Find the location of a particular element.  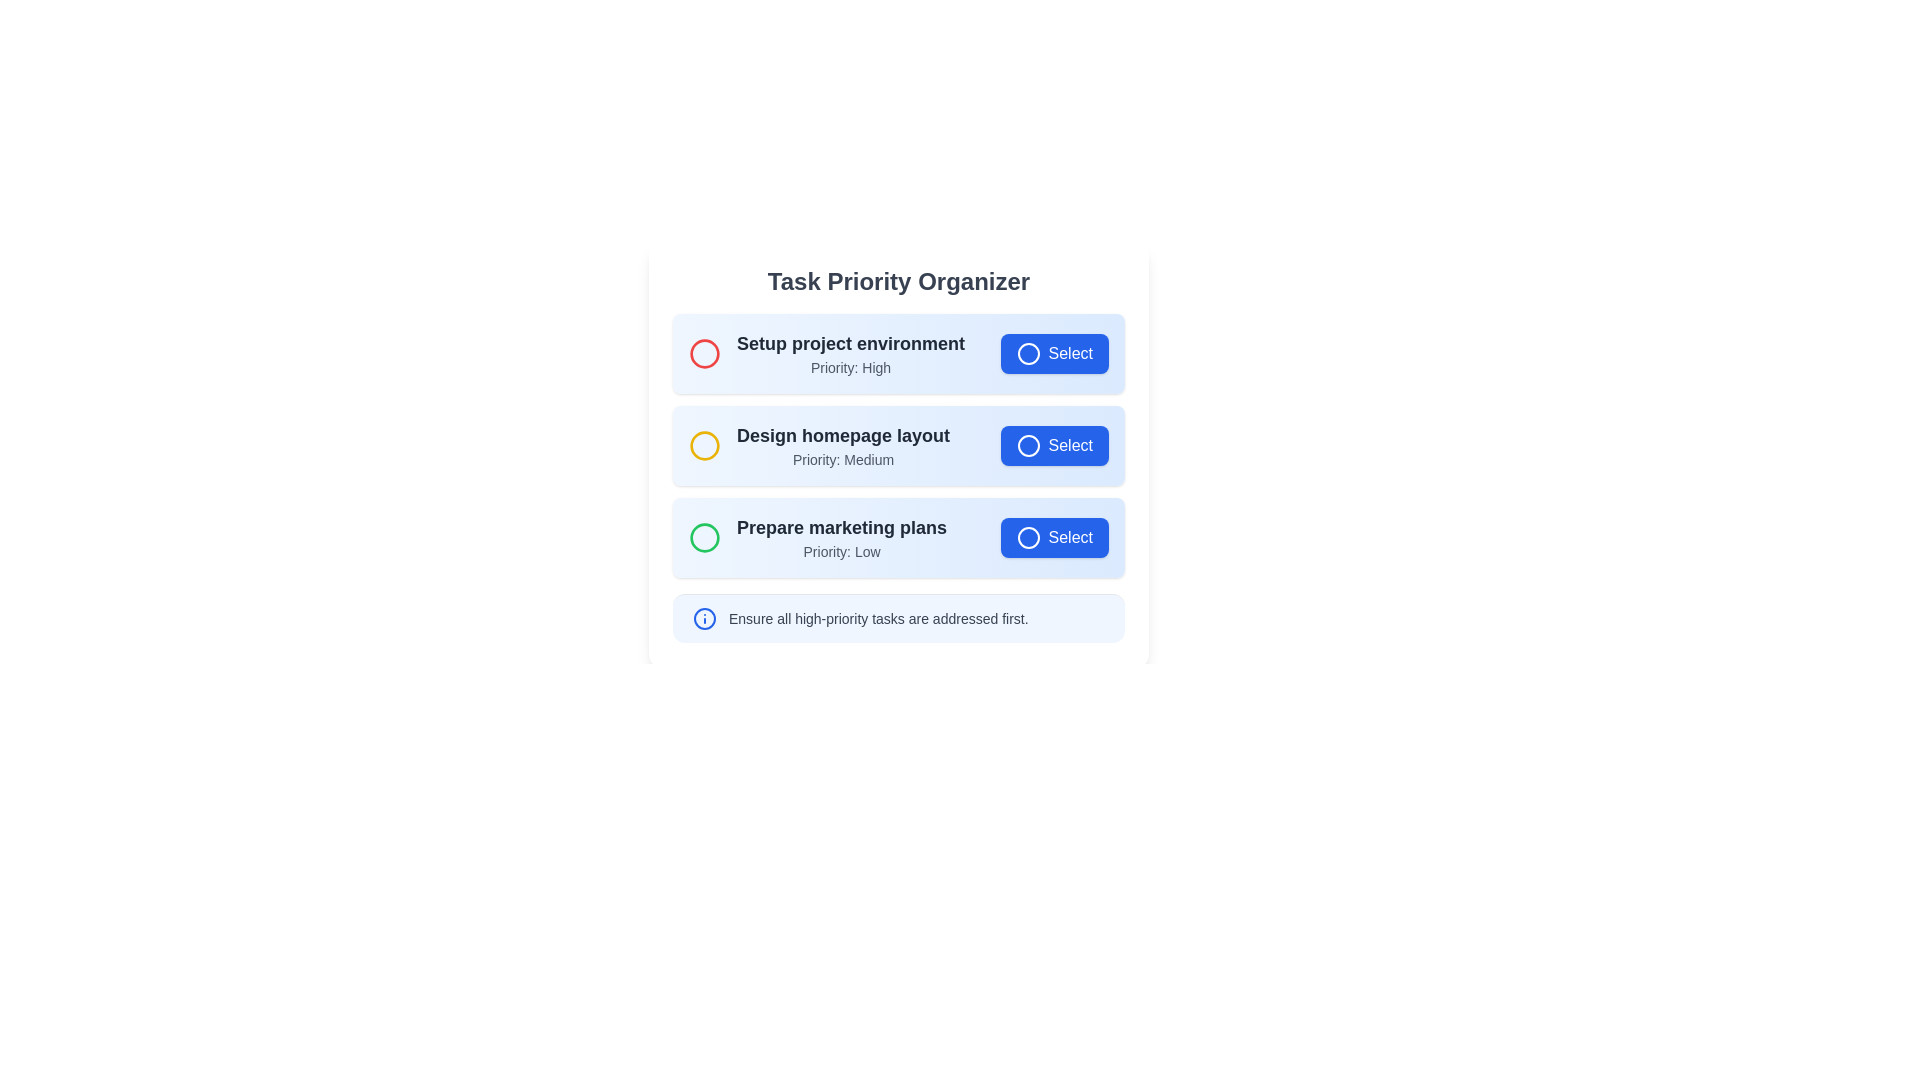

the text label displaying 'Prepare marketing plans' in bold dark gray color, which is the main text label of the third list item is located at coordinates (842, 527).